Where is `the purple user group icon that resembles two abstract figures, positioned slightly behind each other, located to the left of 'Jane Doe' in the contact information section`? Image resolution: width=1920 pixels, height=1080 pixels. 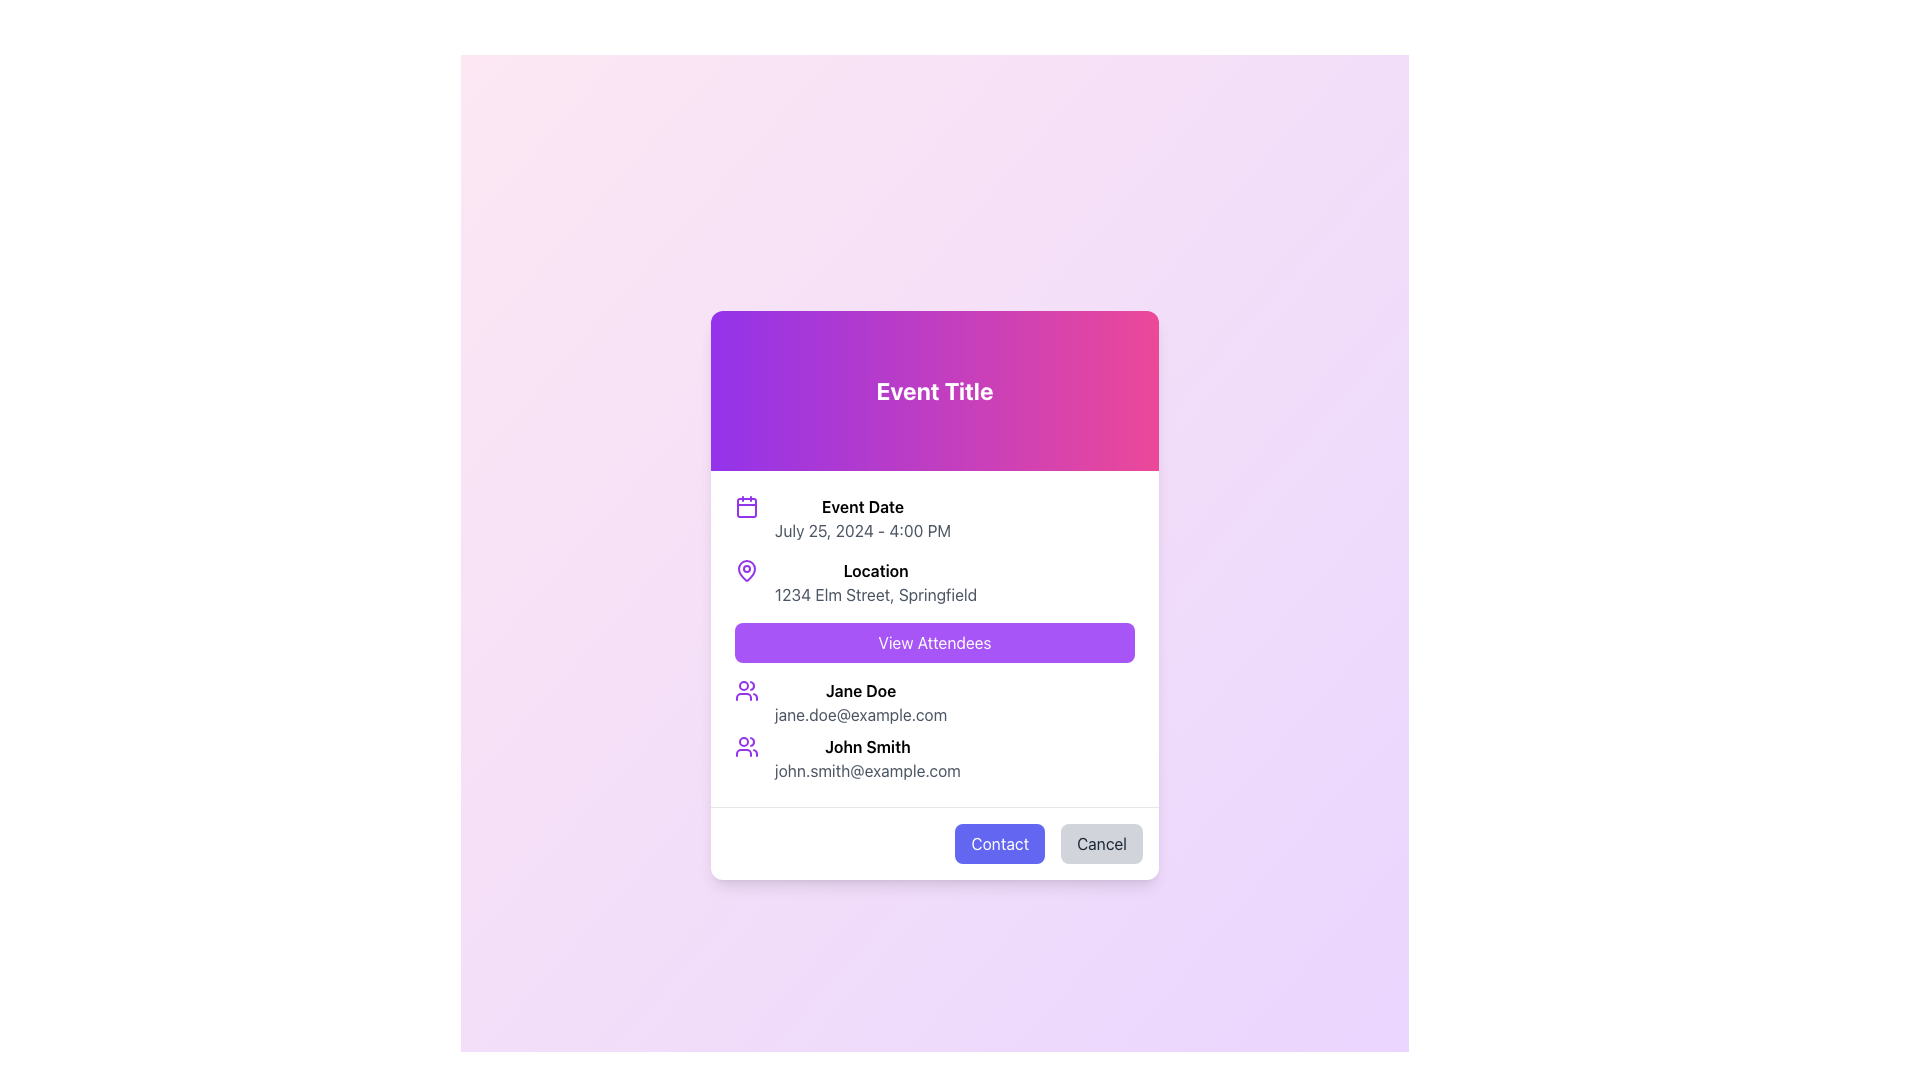
the purple user group icon that resembles two abstract figures, positioned slightly behind each other, located to the left of 'Jane Doe' in the contact information section is located at coordinates (746, 689).